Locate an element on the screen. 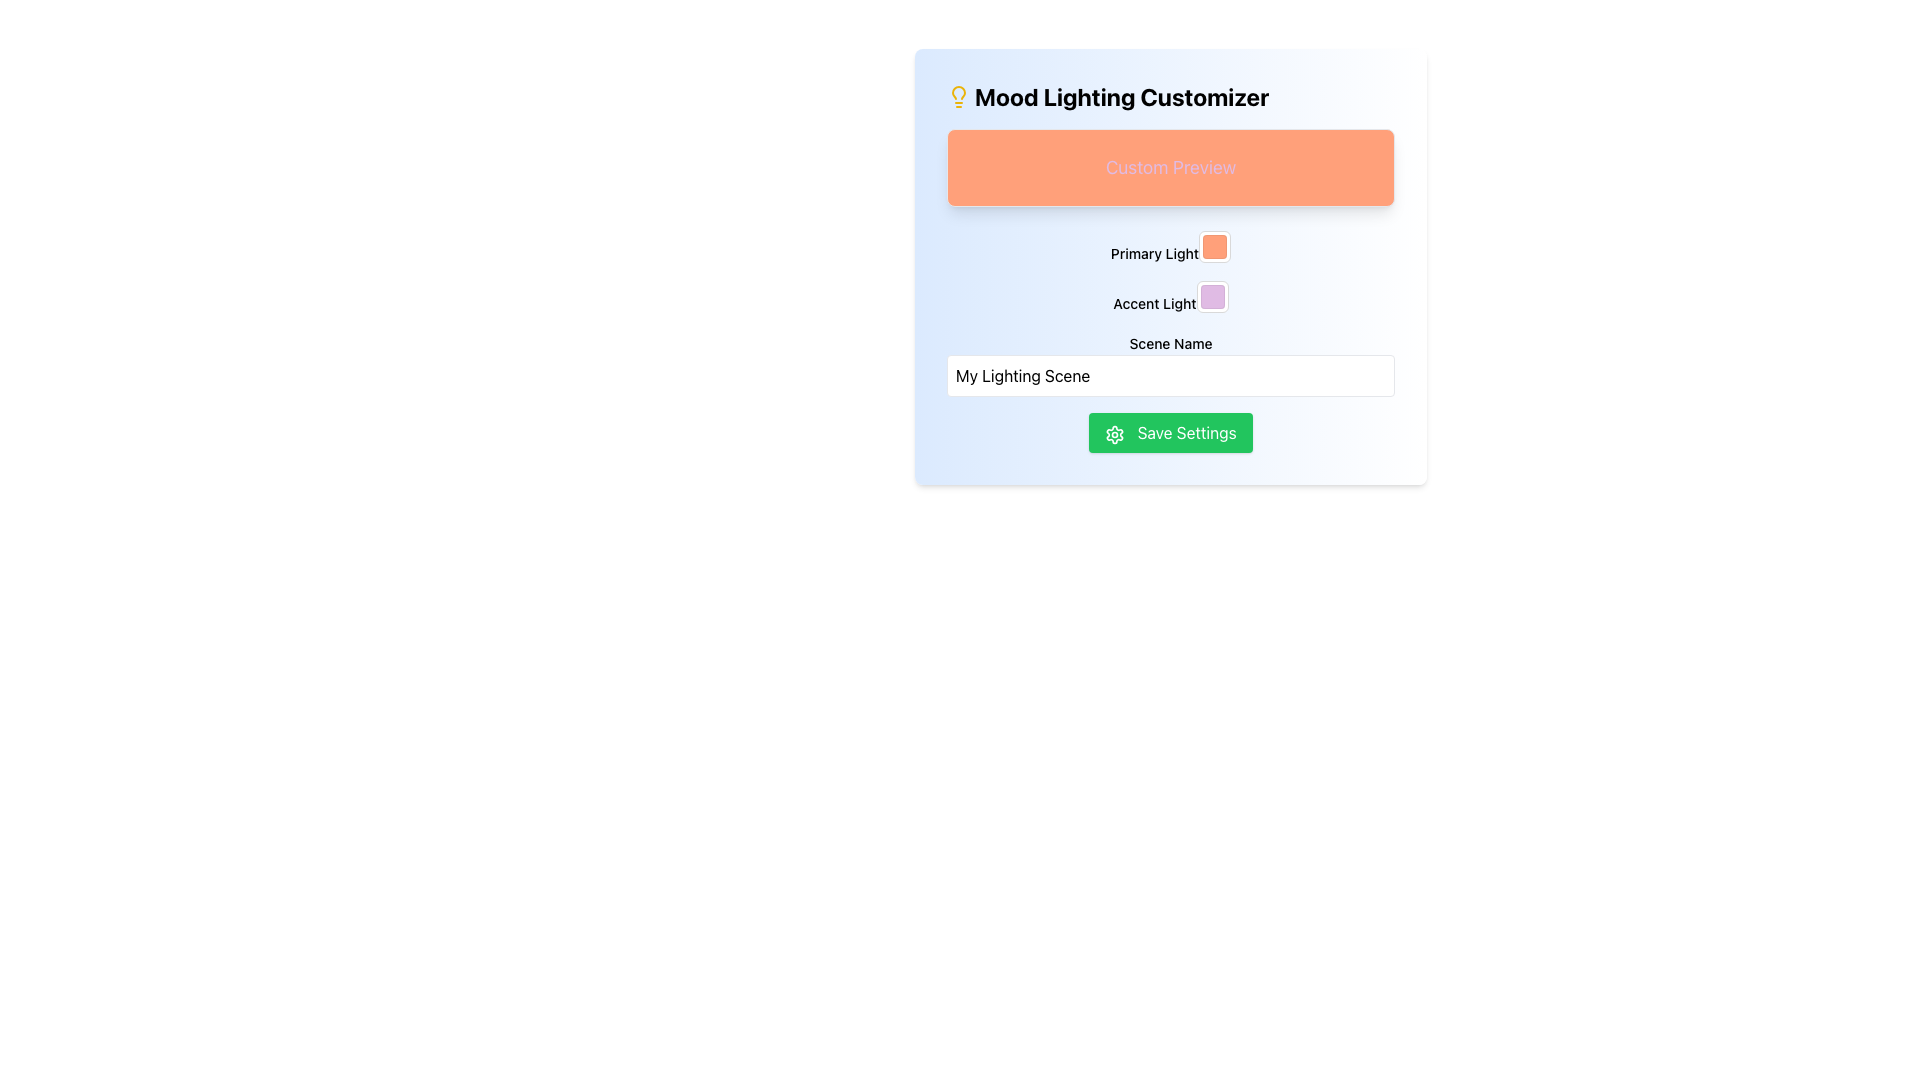 This screenshot has height=1080, width=1920. the cog-like settings icon, which is green and located to the left of the 'Save Settings' button at the bottom of the interface is located at coordinates (1114, 433).